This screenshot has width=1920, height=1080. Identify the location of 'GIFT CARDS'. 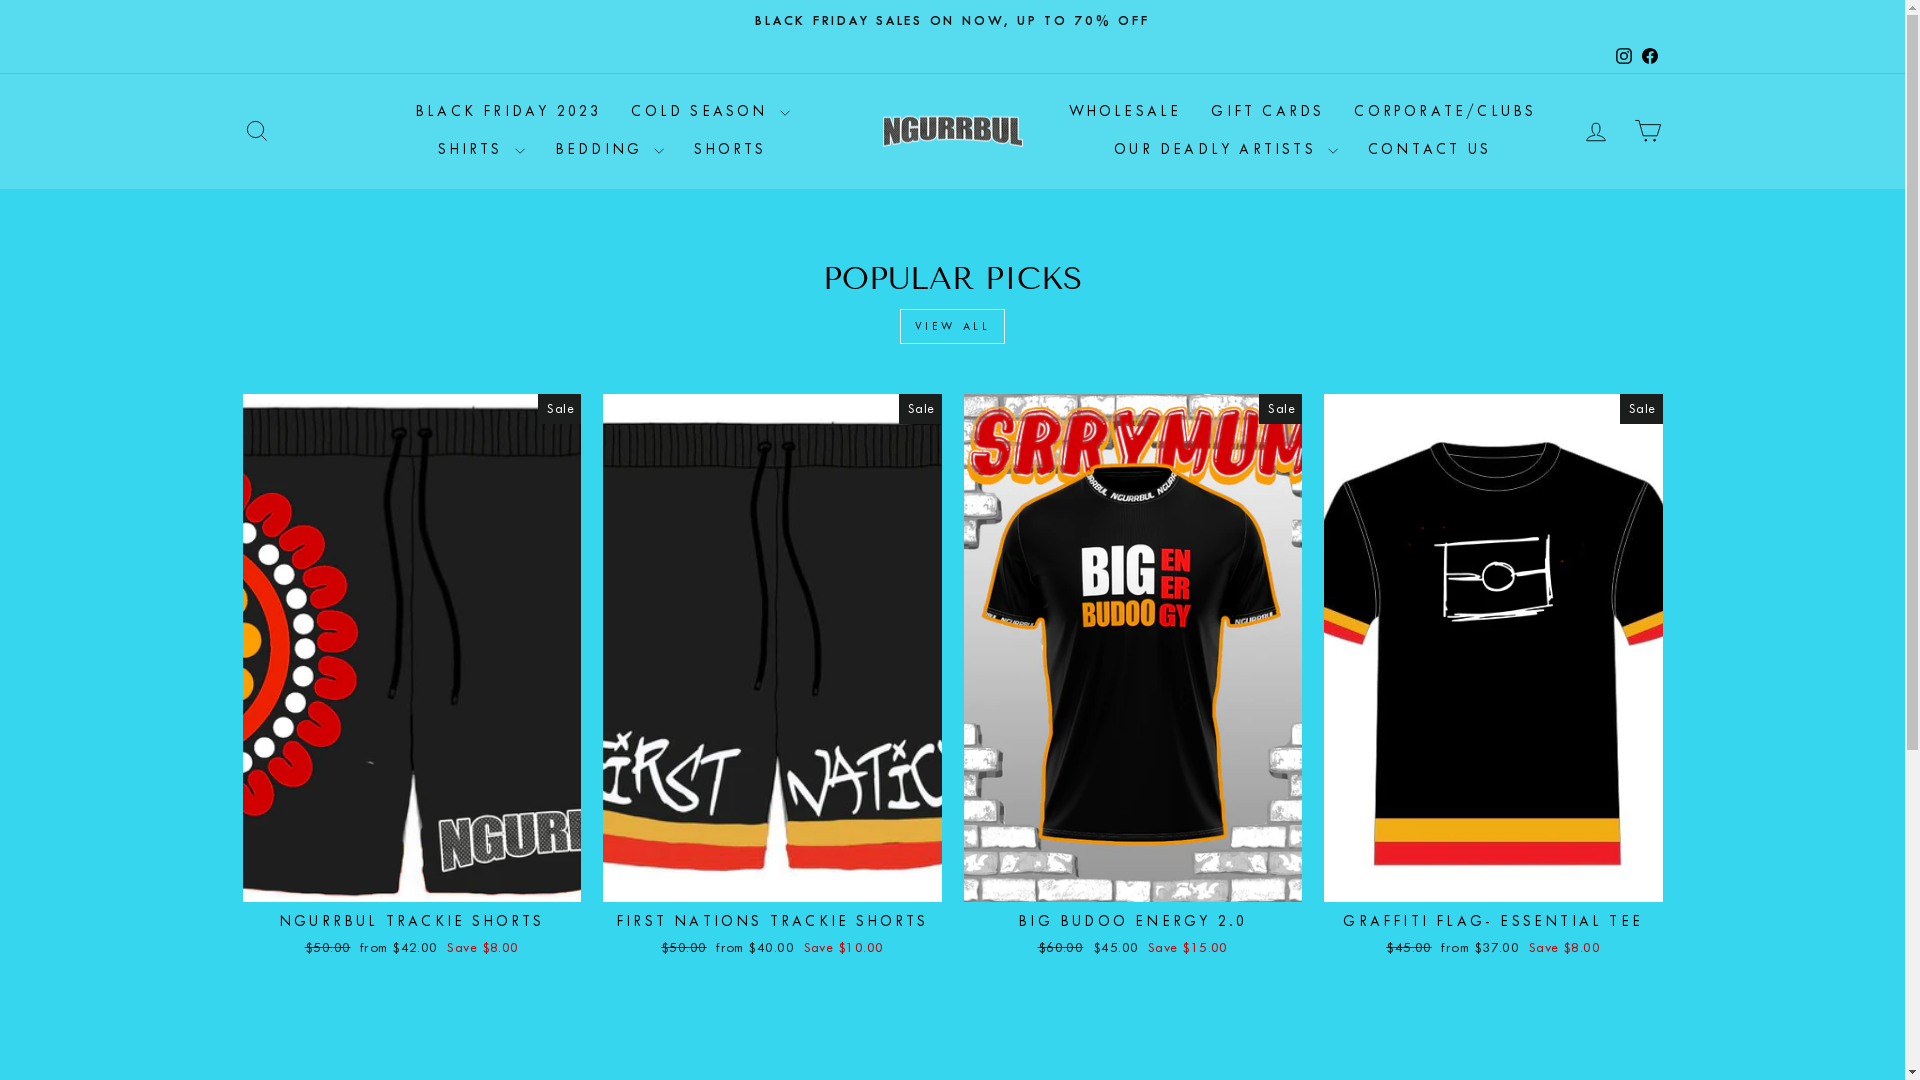
(1266, 112).